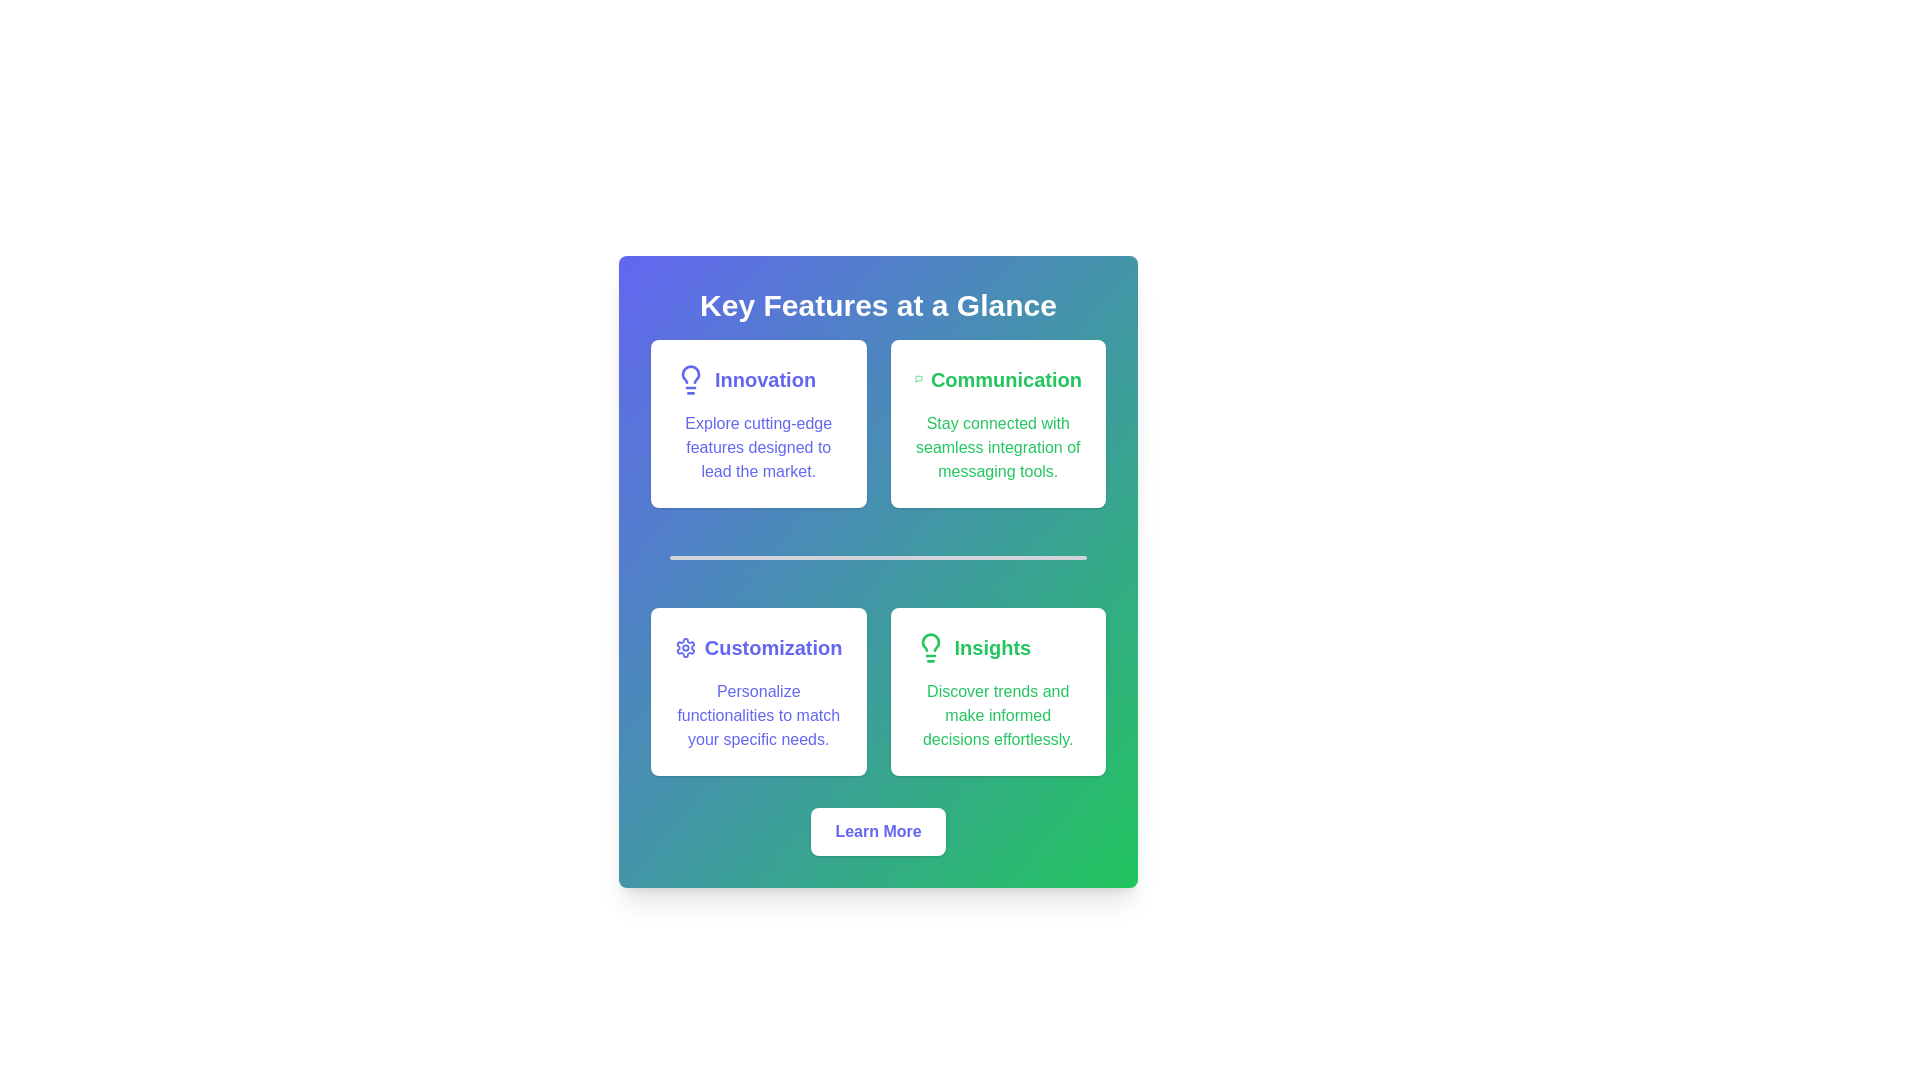 Image resolution: width=1920 pixels, height=1080 pixels. I want to click on the descriptive text element located in the bottom-left quadrant of the 'Customization' card, positioned directly below the heading, so click(757, 715).